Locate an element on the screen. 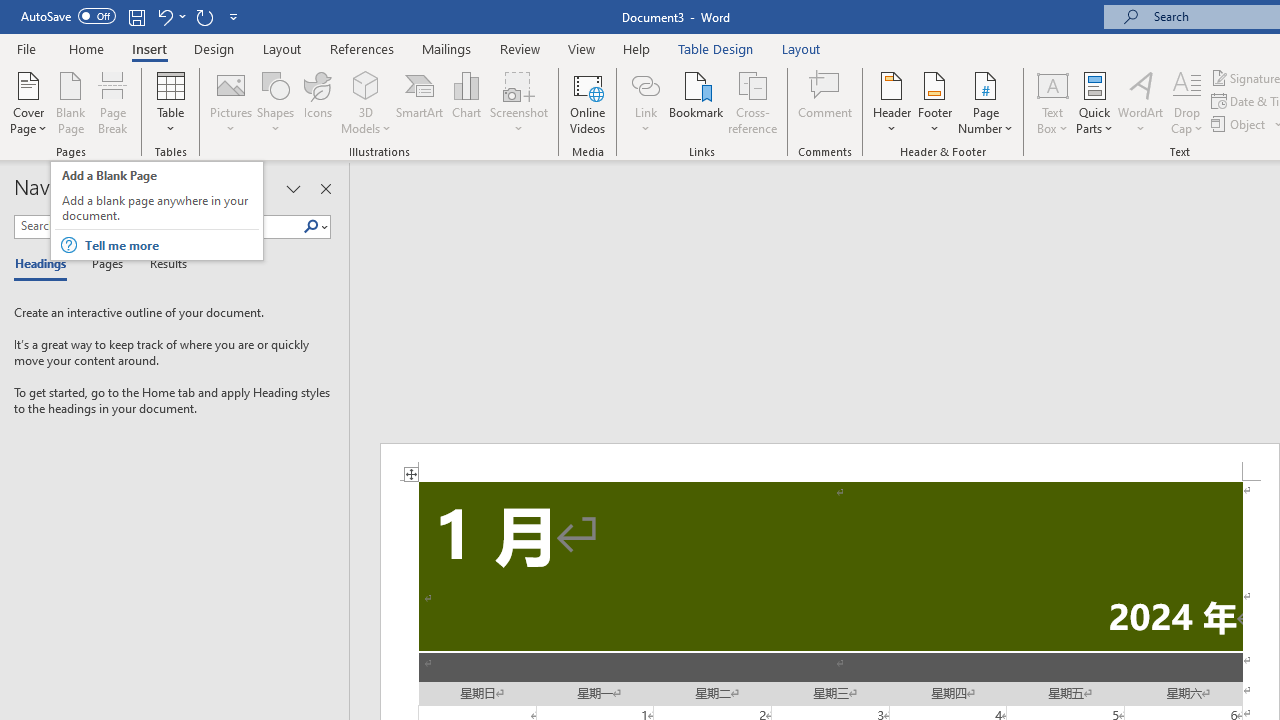  'Shapes' is located at coordinates (274, 103).